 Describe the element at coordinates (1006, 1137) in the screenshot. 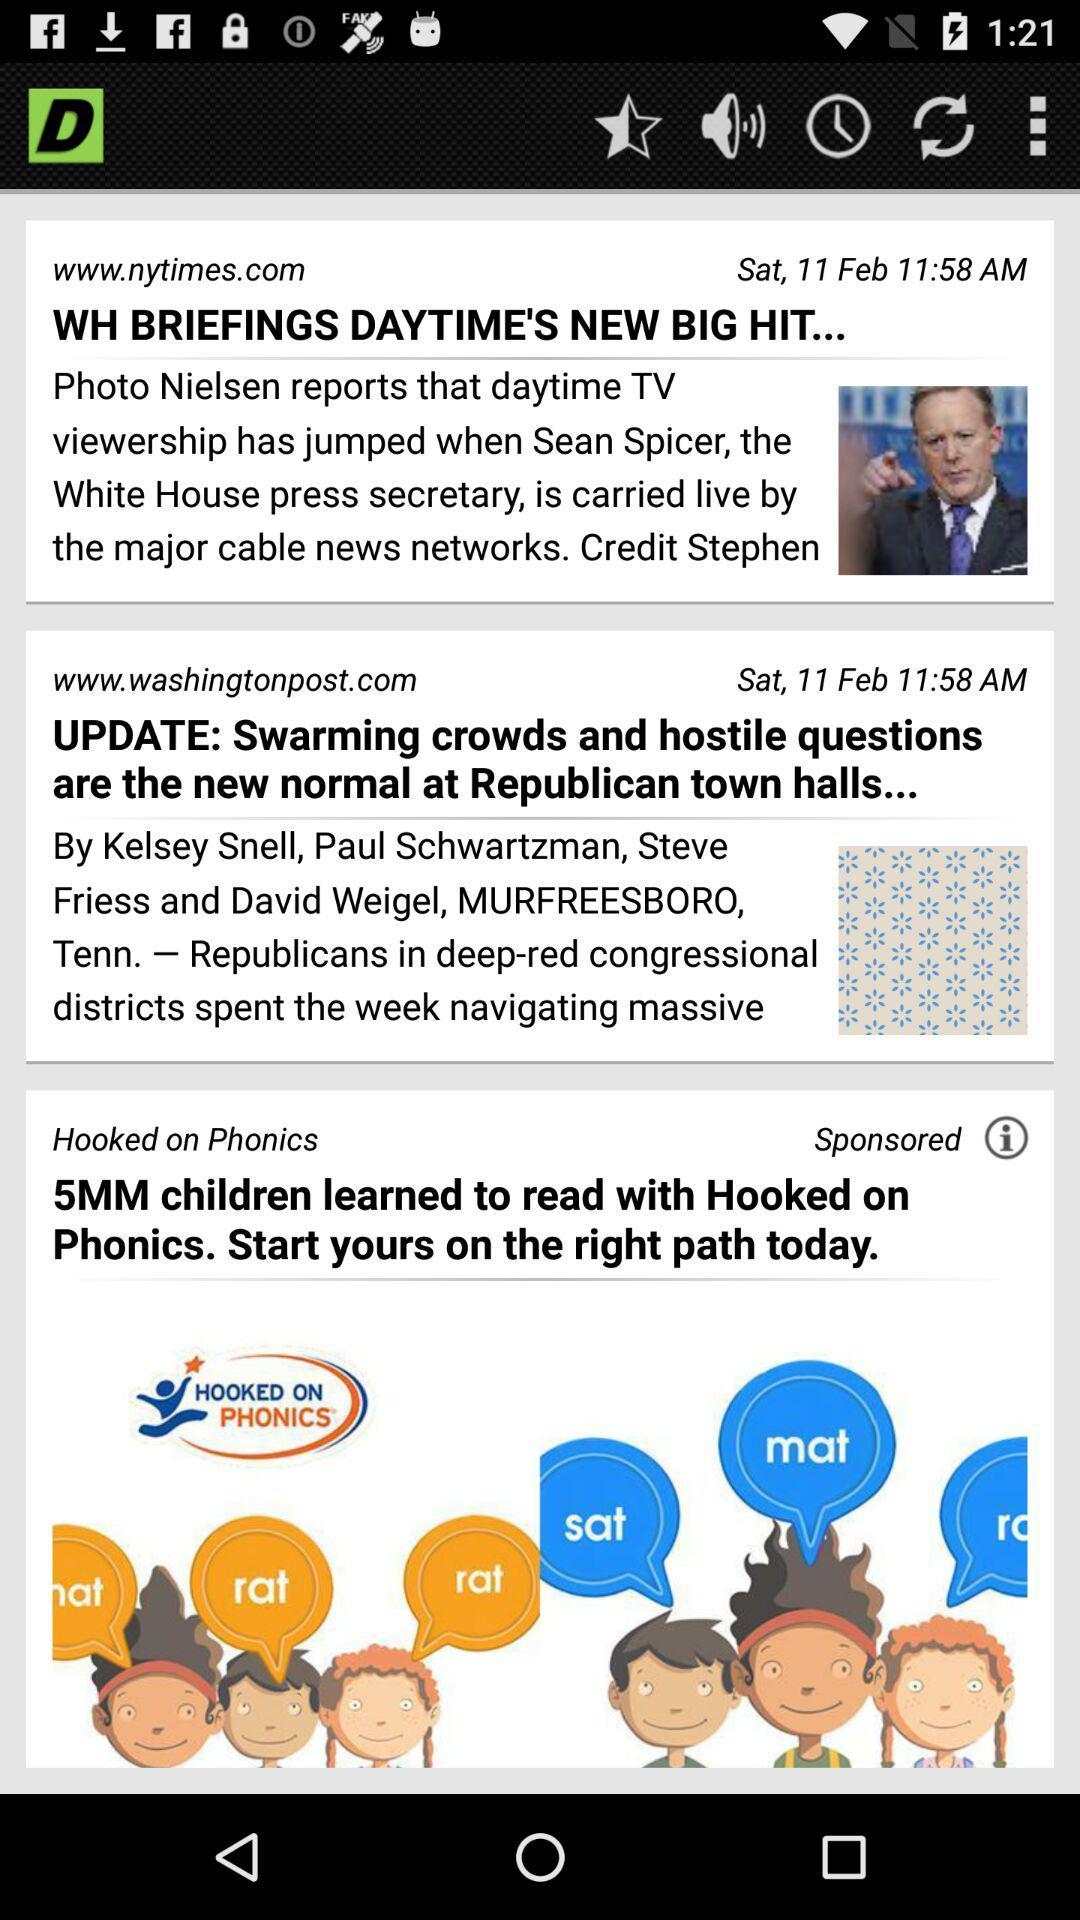

I see `information about sponsored post` at that location.